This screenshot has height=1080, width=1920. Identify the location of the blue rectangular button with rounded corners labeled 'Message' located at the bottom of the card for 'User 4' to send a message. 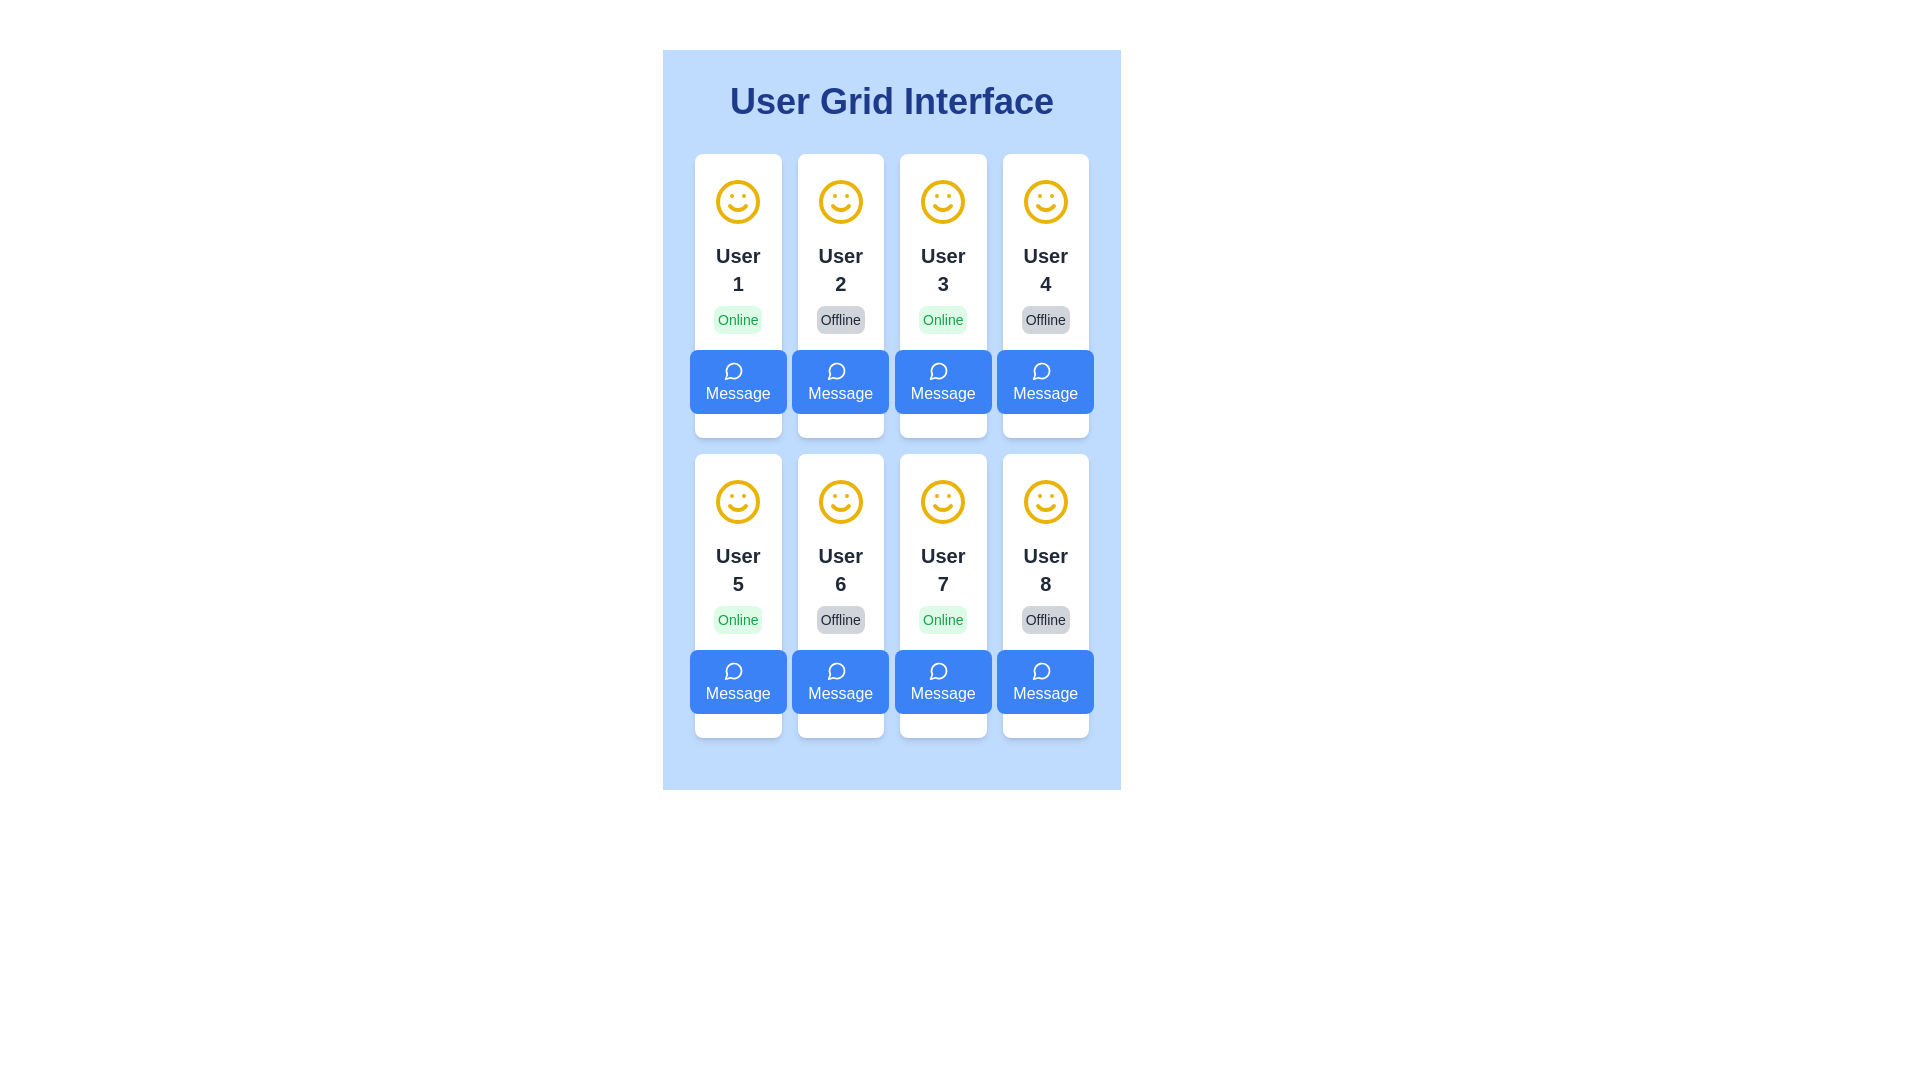
(1044, 381).